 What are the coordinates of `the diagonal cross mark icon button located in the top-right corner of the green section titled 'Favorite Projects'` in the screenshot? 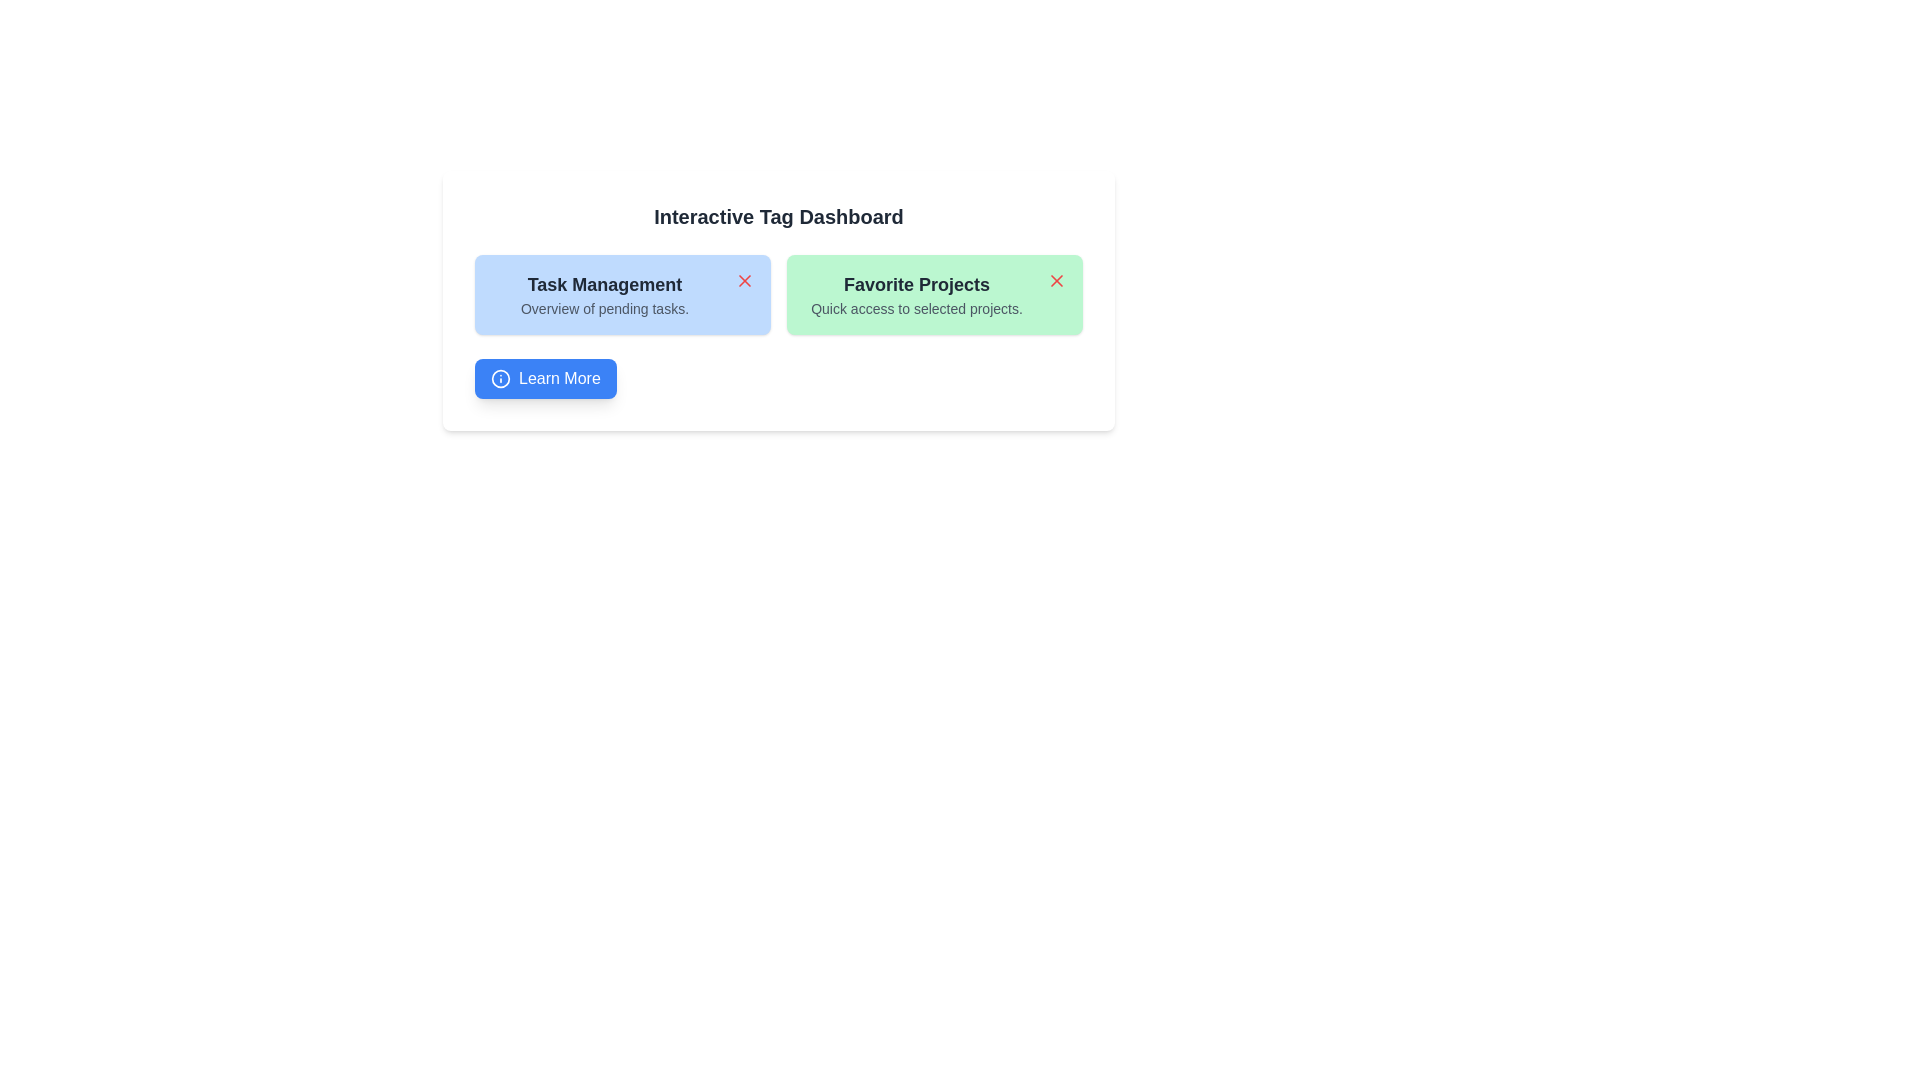 It's located at (1055, 281).